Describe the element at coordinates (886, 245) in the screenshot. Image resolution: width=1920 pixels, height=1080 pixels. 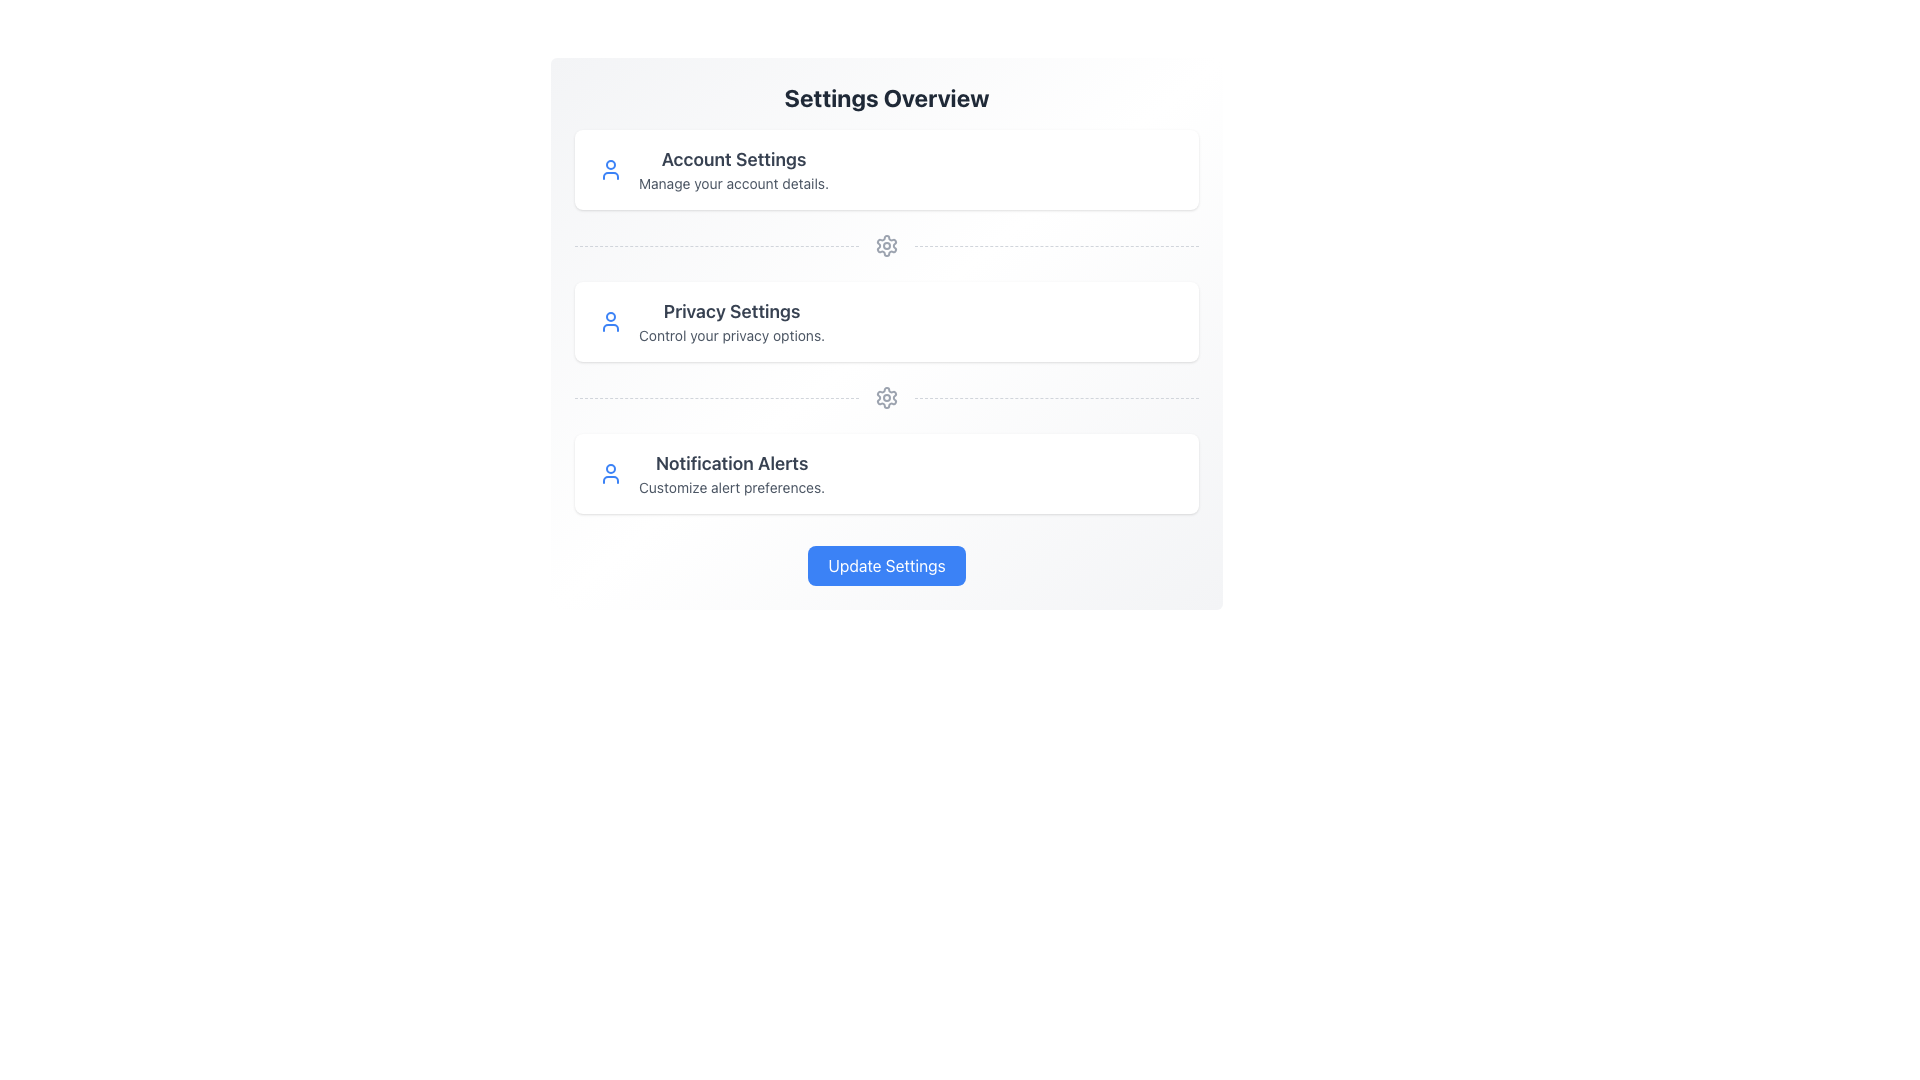
I see `the gear-shaped settings icon located beneath the 'Privacy Settings' section and above the 'Notification Alerts' section in the central part of the interface` at that location.